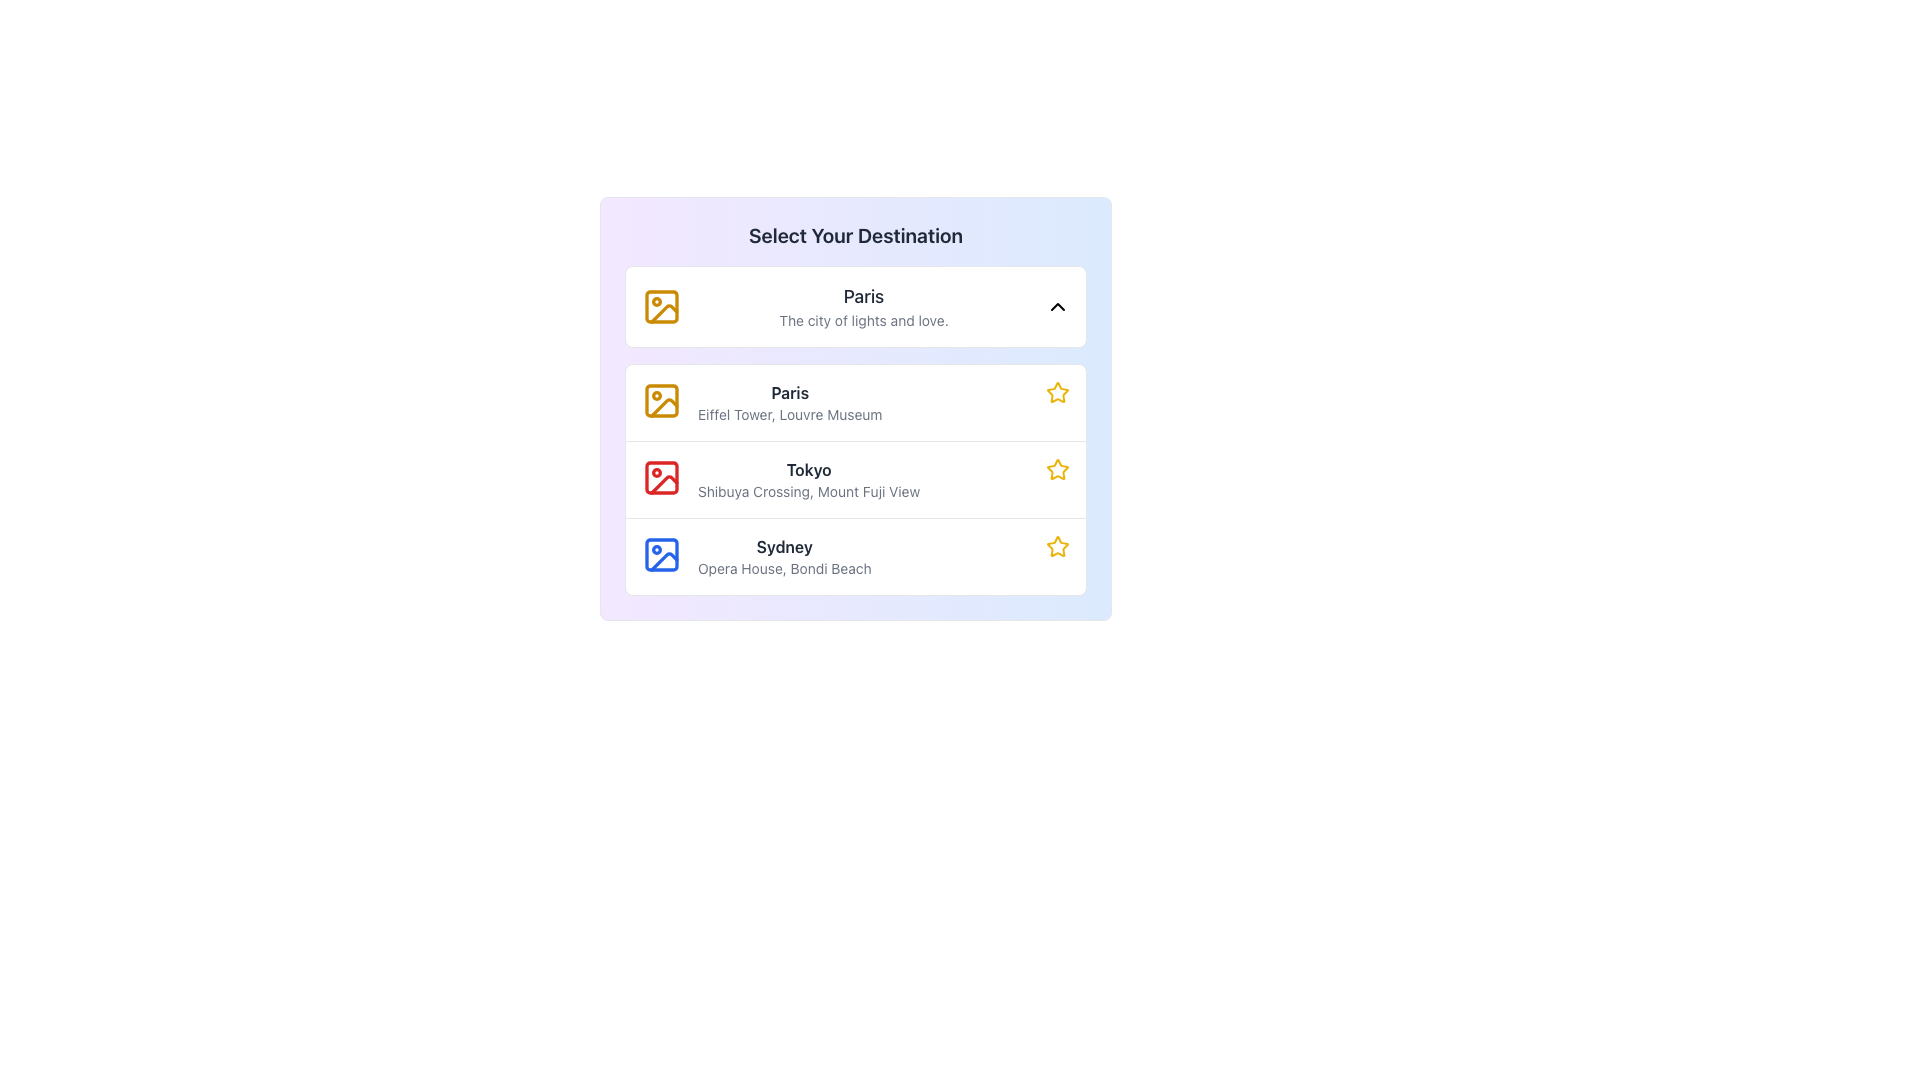 The width and height of the screenshot is (1920, 1080). Describe the element at coordinates (855, 234) in the screenshot. I see `the introductory text that labels the section for selecting a destination, which is located at the top-center of a rounded card with a gradient background` at that location.